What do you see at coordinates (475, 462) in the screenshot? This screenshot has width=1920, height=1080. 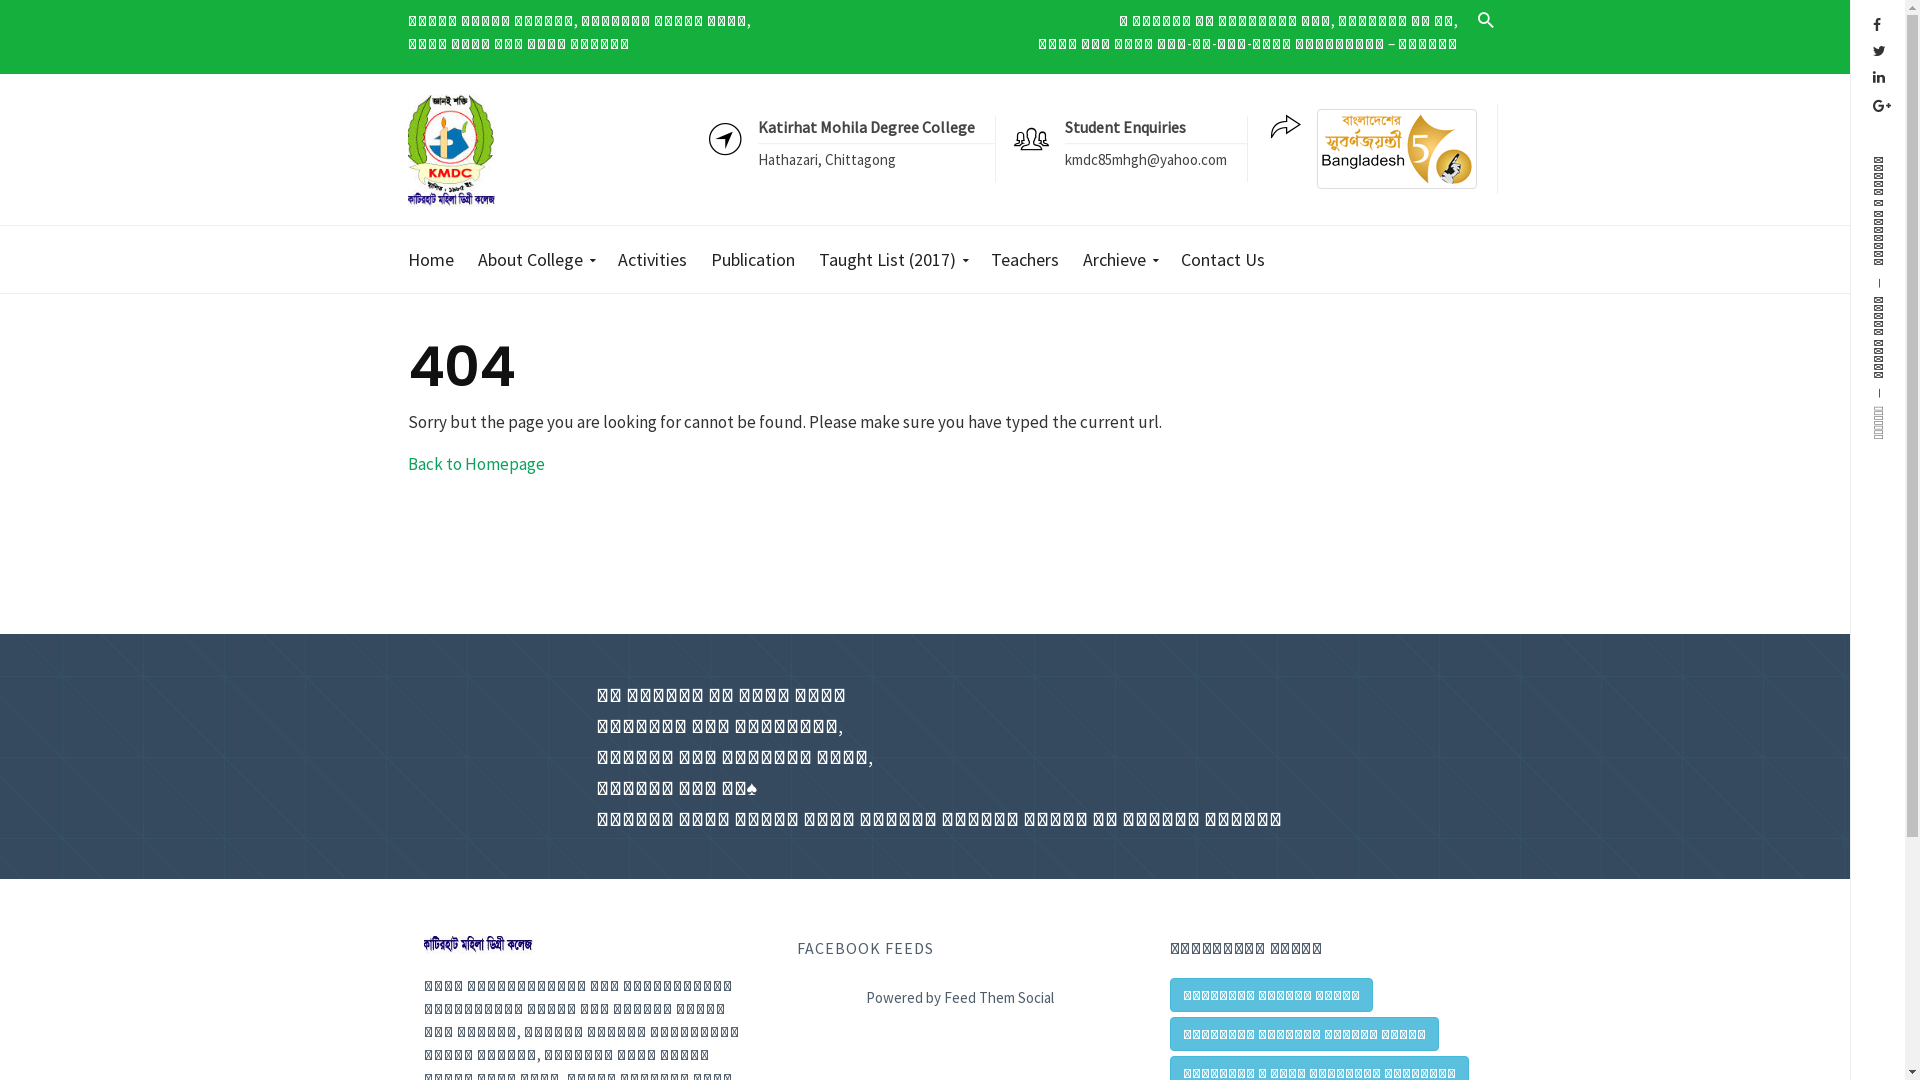 I see `'Back to Homepage'` at bounding box center [475, 462].